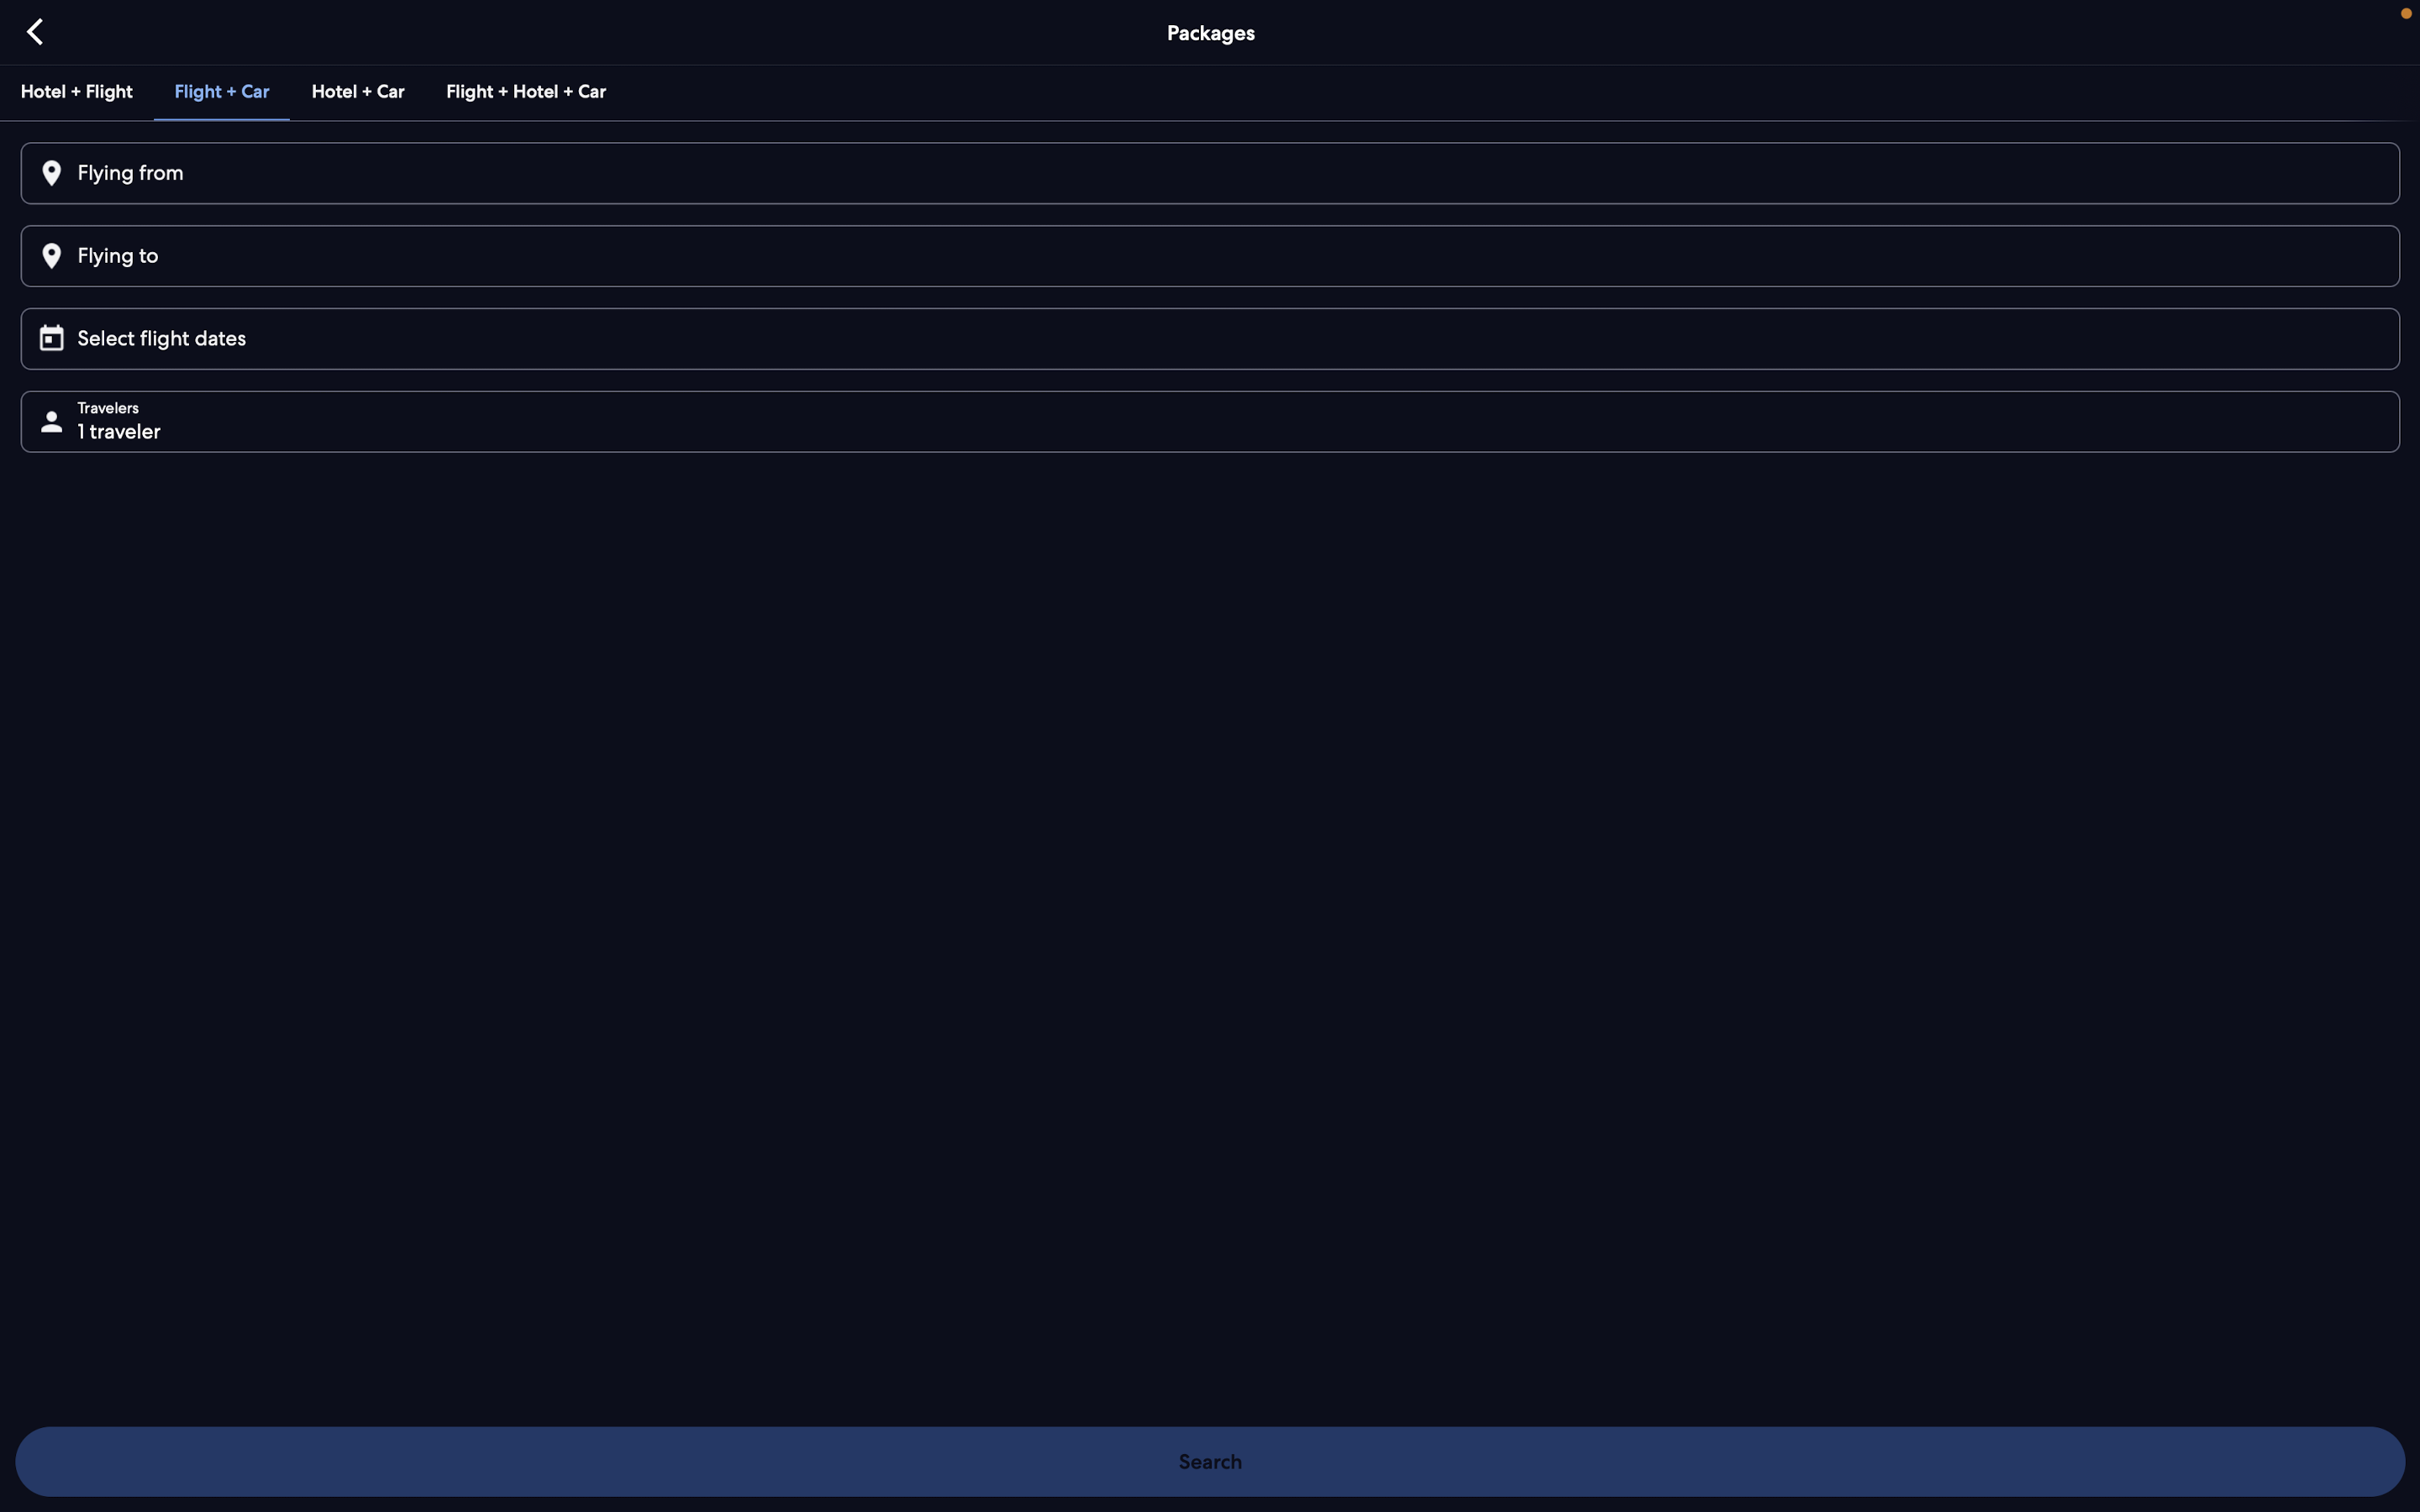 Image resolution: width=2420 pixels, height=1512 pixels. I want to click on the "travellers" button to modify number of passengers, so click(1217, 419).